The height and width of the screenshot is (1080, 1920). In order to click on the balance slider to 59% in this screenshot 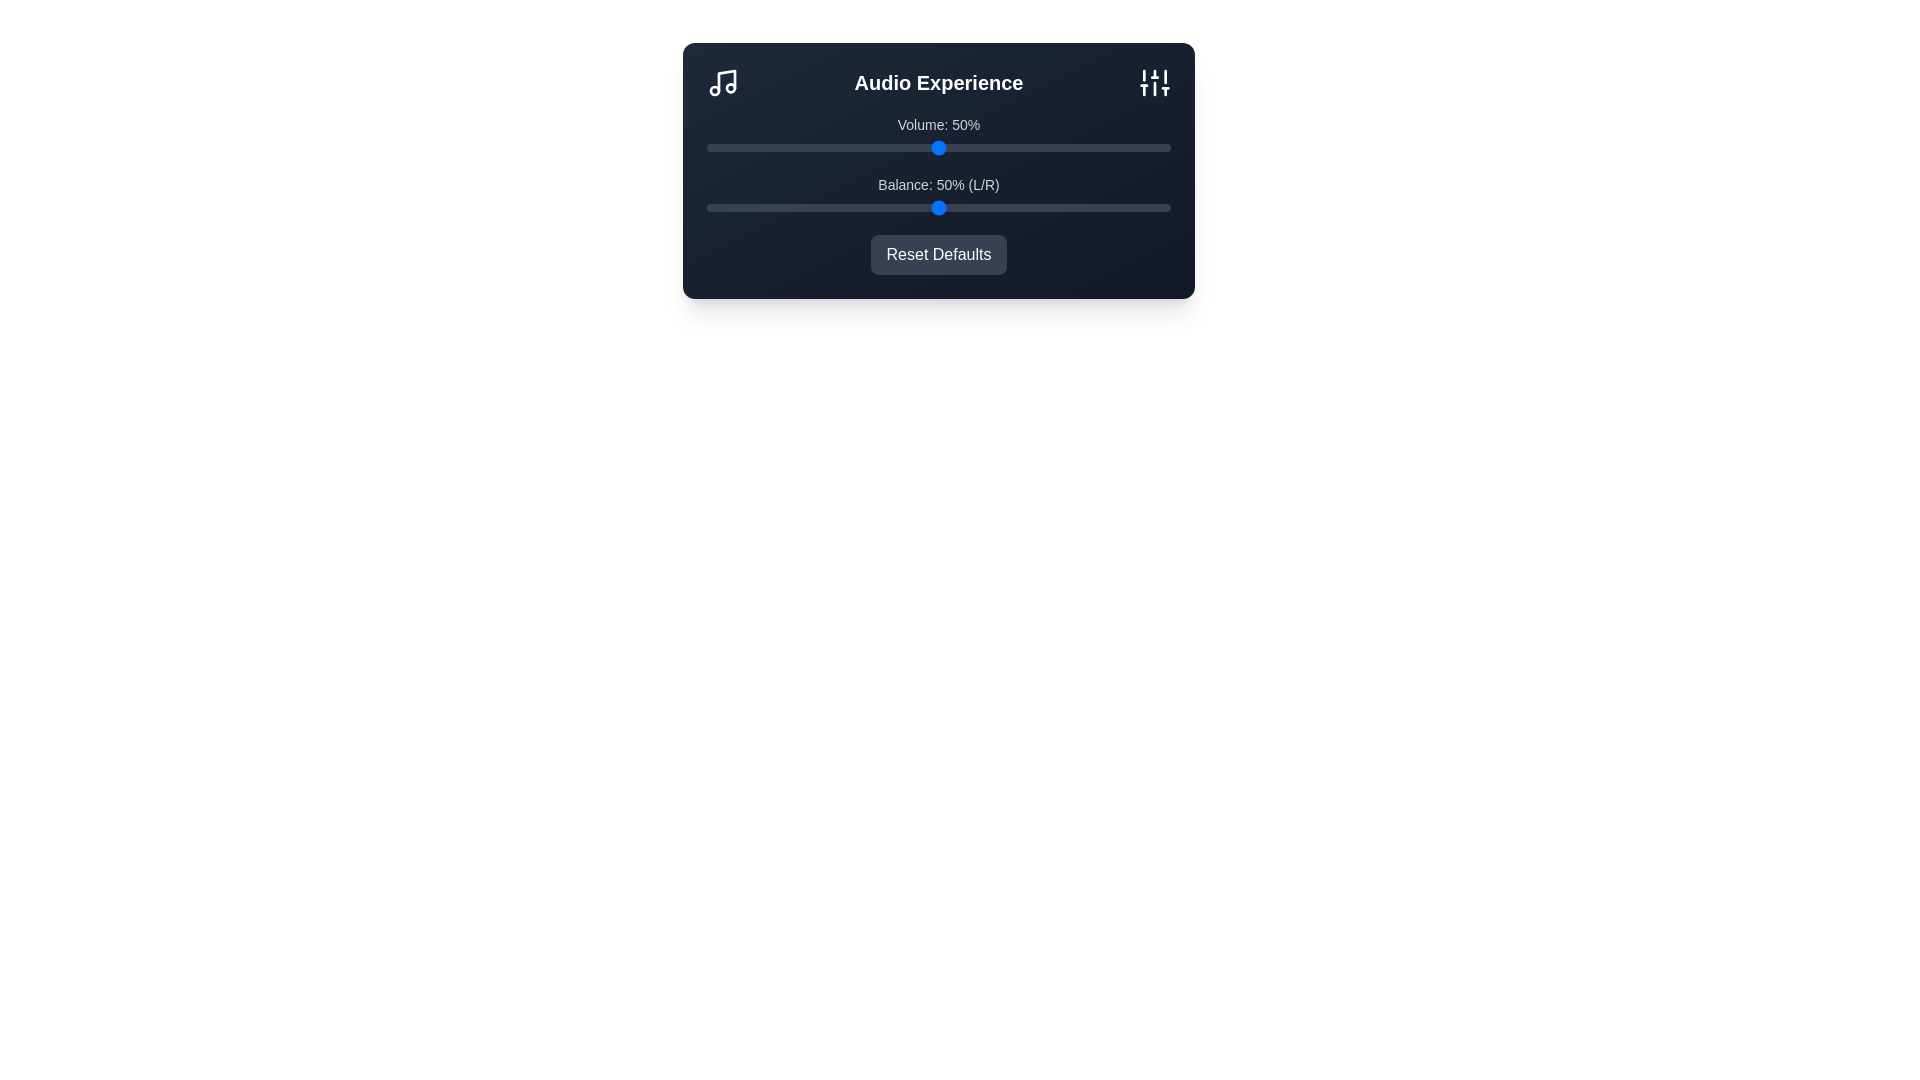, I will do `click(980, 208)`.